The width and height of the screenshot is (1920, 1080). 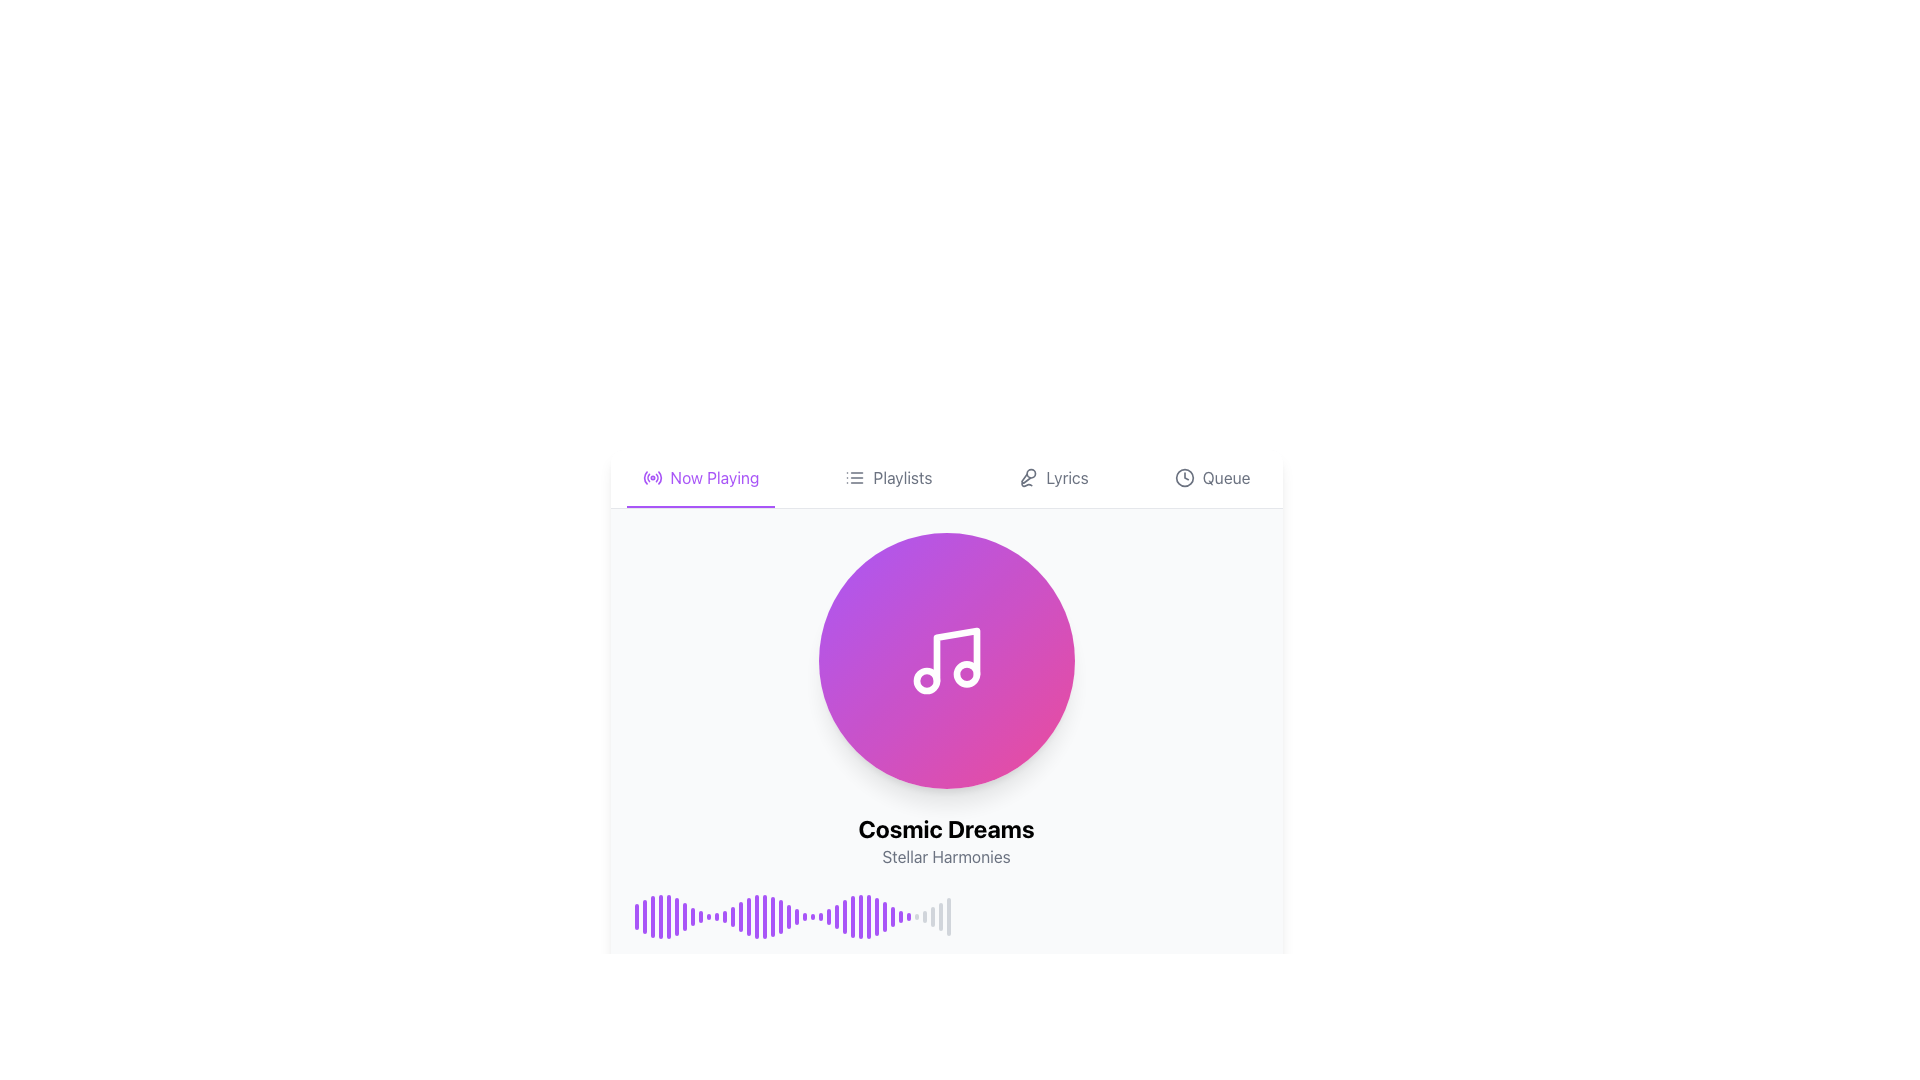 I want to click on the 31st vertical bar in the audio waveform visualization, which represents a specific point in the audio waveform and indicates sound intensity, so click(x=883, y=917).